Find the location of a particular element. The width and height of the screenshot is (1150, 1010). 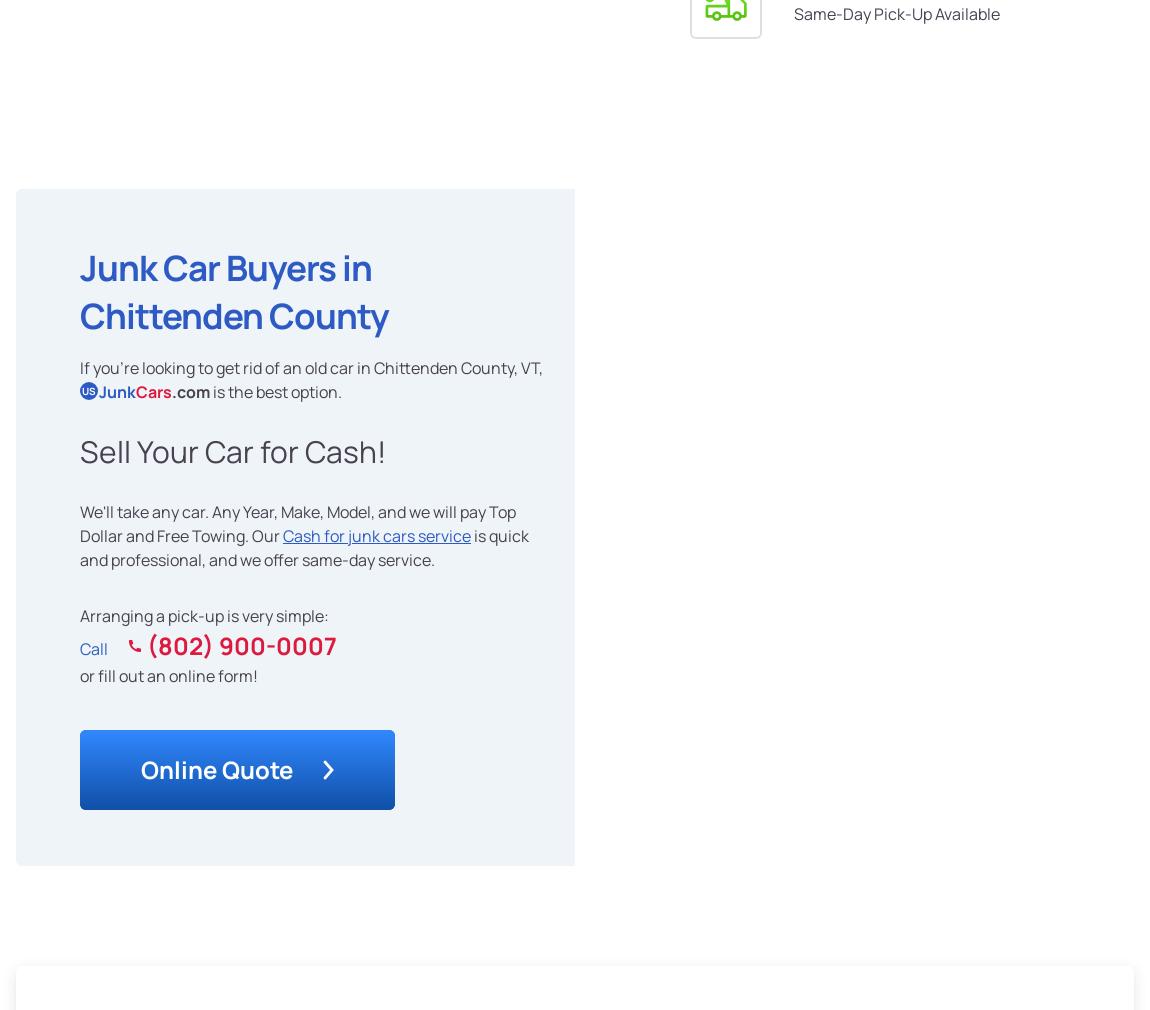

'Same-Day Pick-Up Available' is located at coordinates (897, 13).